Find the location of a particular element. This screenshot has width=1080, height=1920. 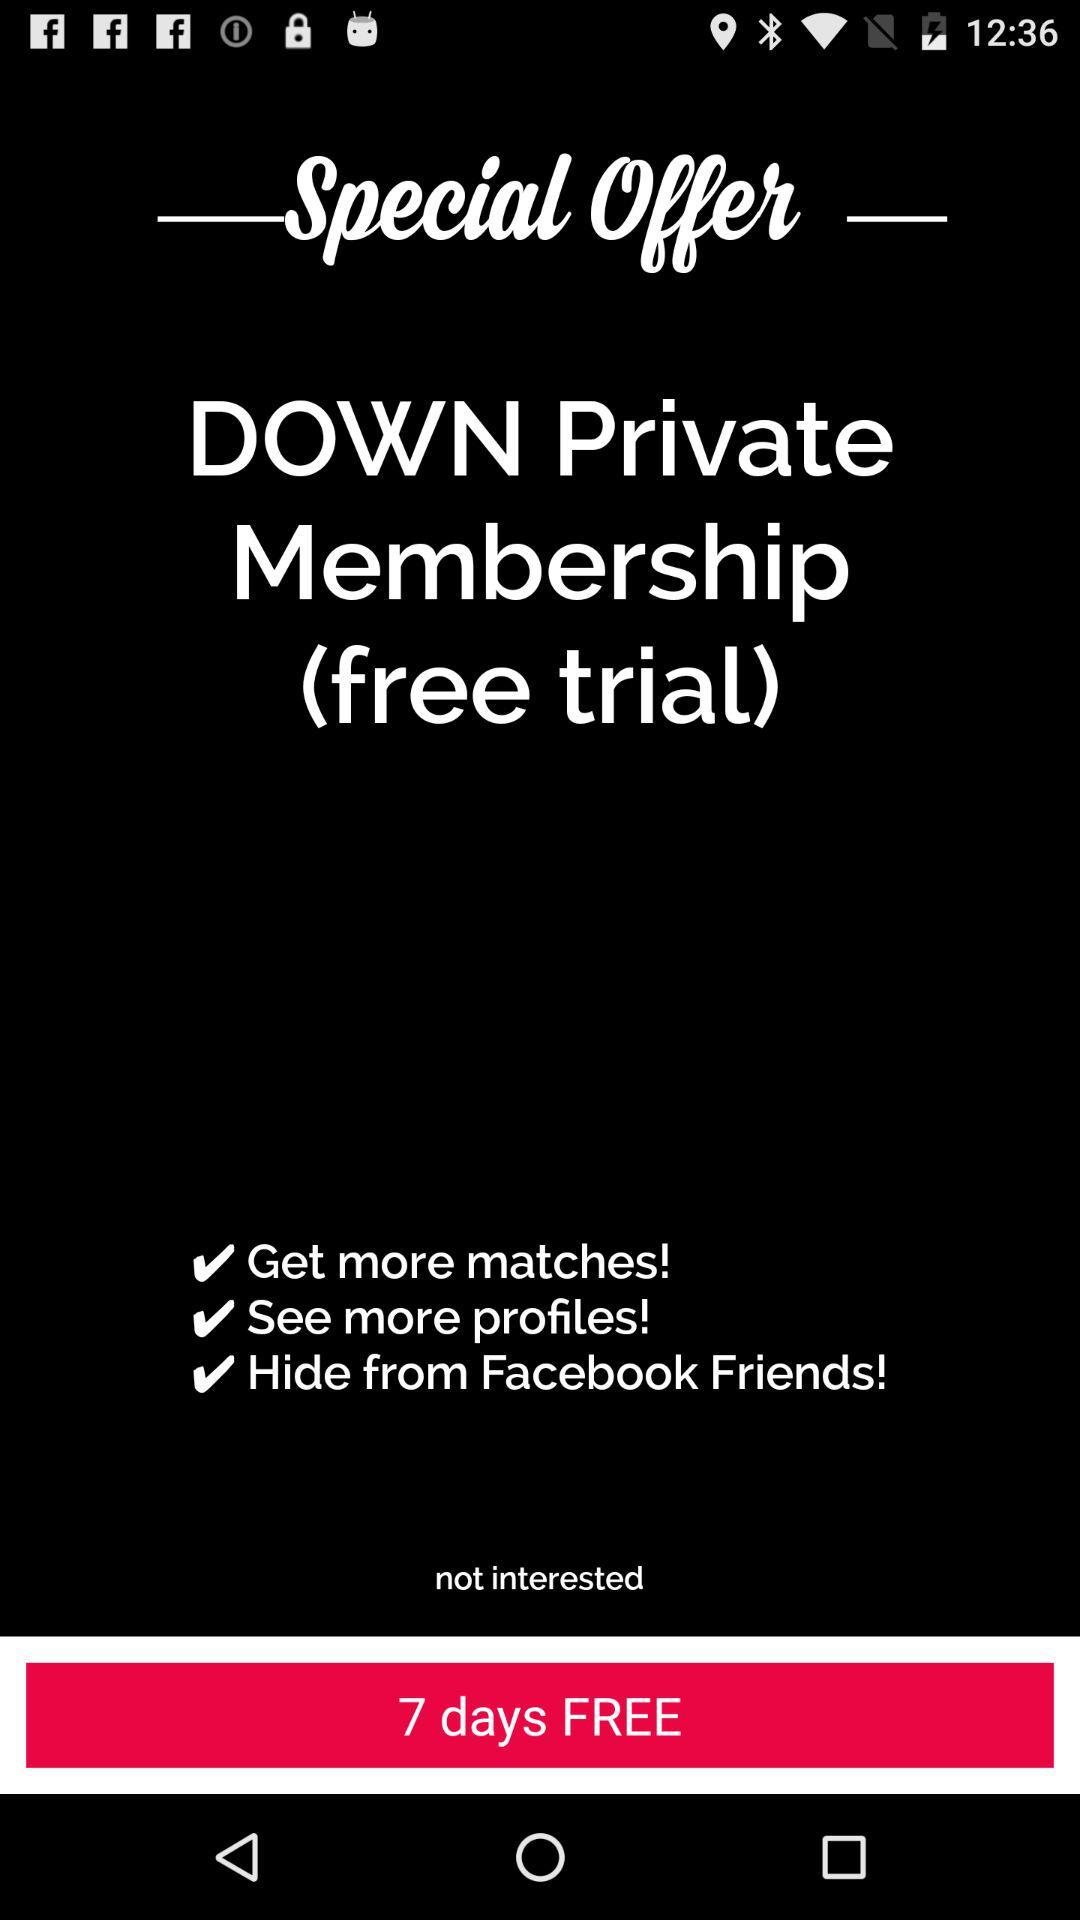

the 7 days free item is located at coordinates (540, 1714).